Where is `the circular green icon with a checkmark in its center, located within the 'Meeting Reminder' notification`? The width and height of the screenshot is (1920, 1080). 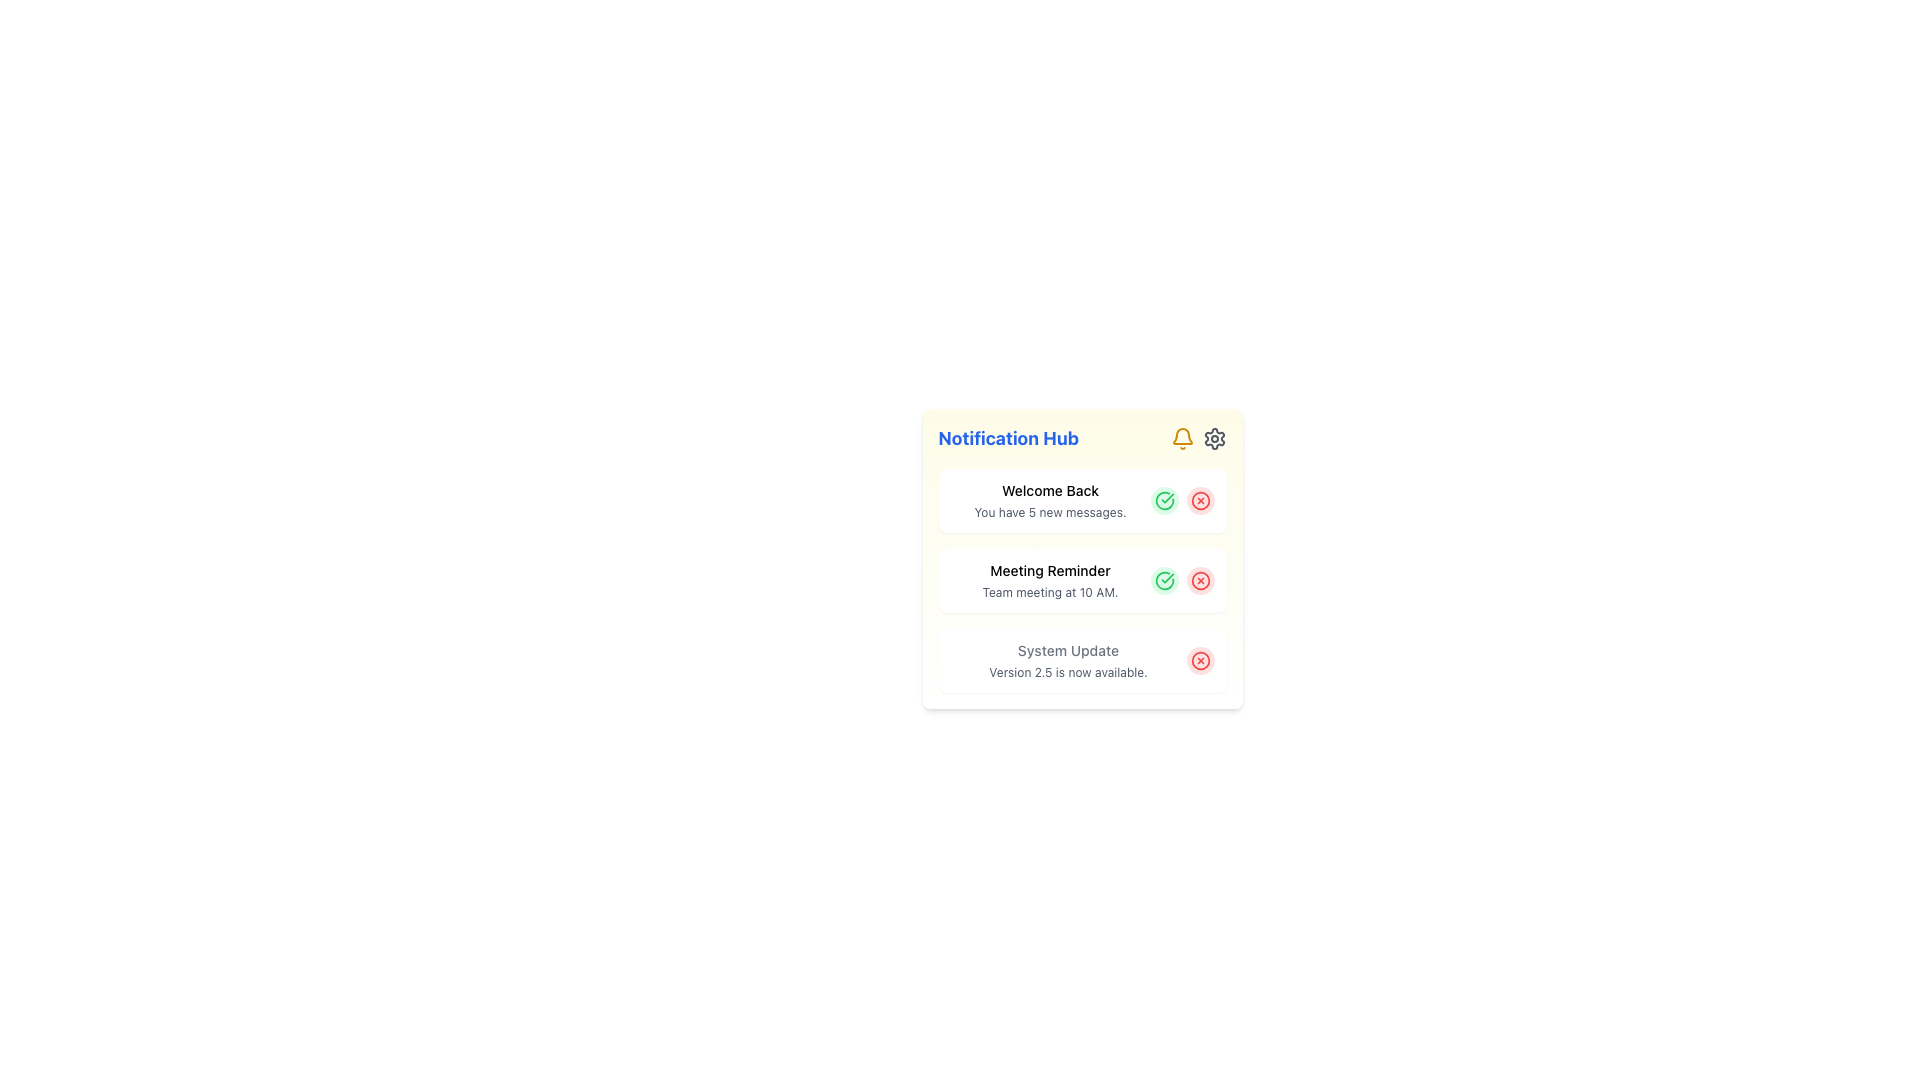
the circular green icon with a checkmark in its center, located within the 'Meeting Reminder' notification is located at coordinates (1164, 500).